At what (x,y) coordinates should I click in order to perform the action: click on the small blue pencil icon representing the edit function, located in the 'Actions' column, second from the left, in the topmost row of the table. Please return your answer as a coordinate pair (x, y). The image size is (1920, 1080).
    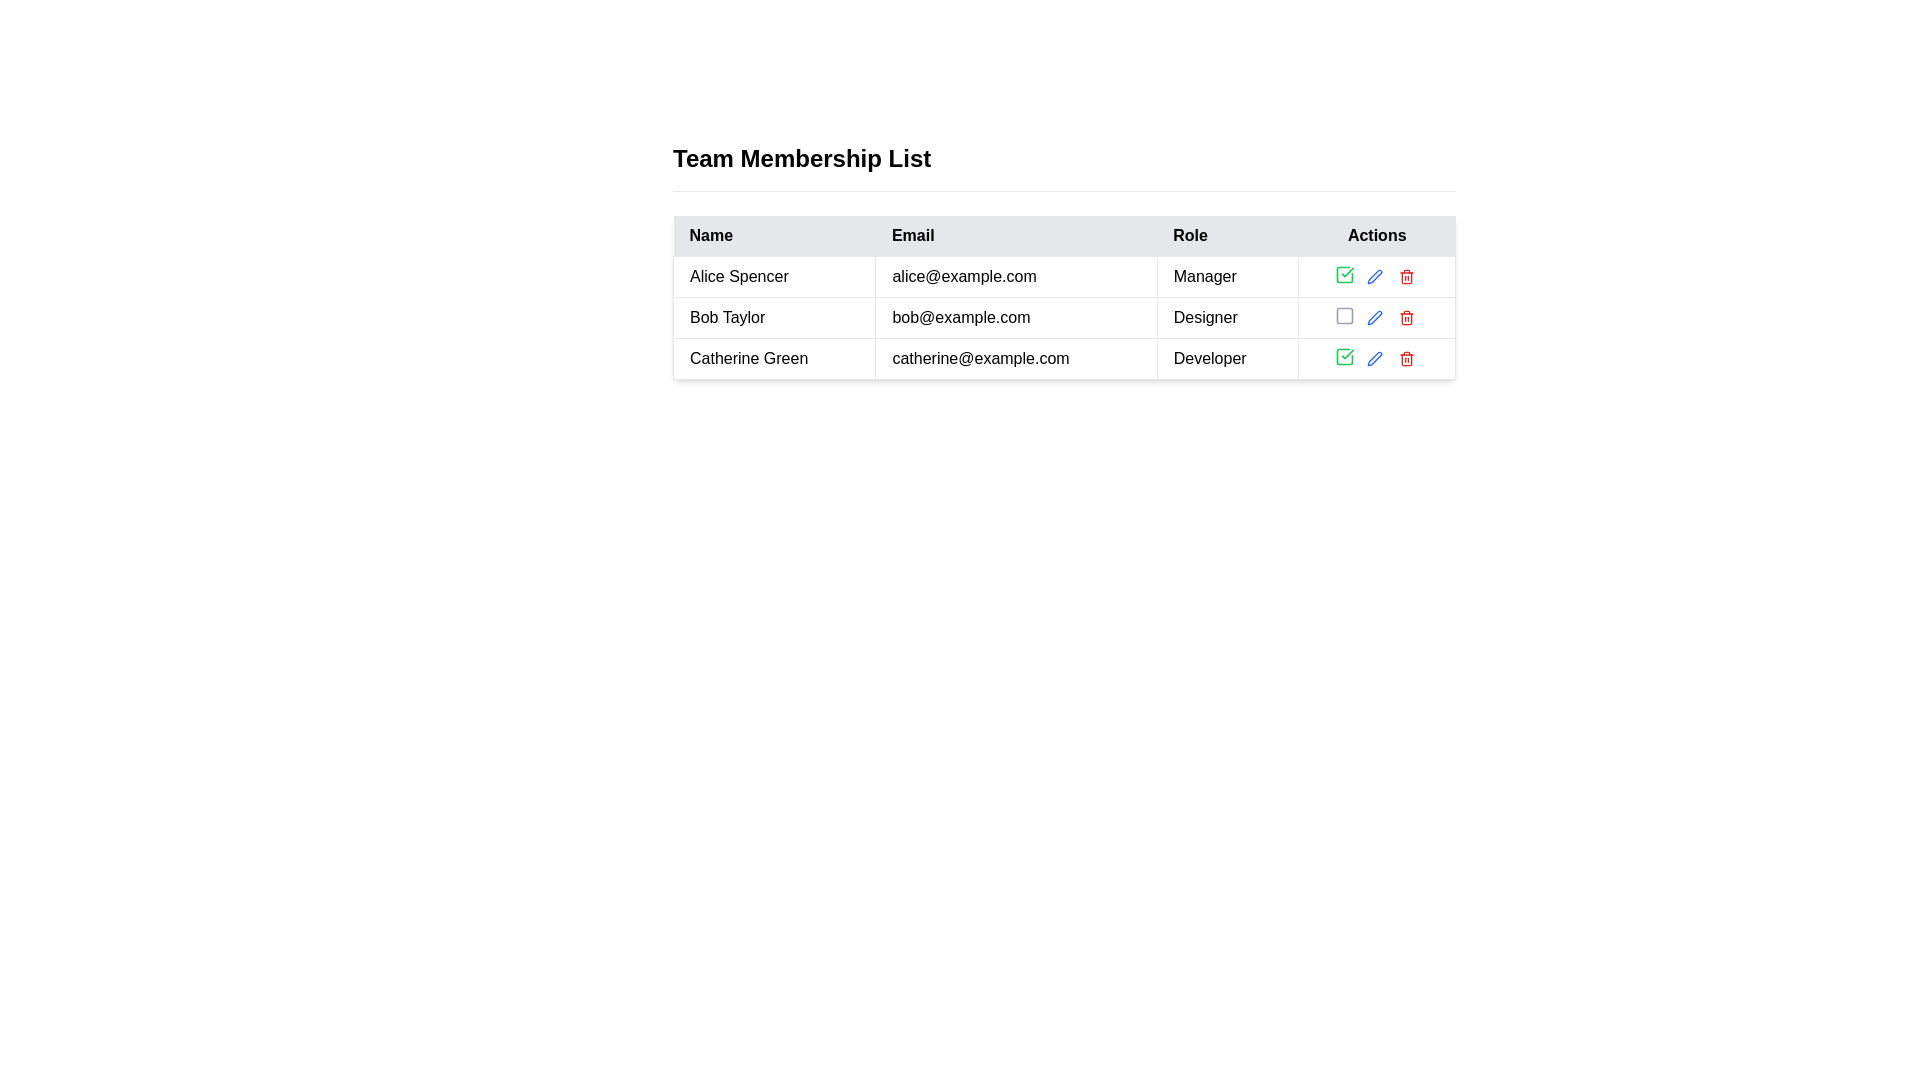
    Looking at the image, I should click on (1374, 277).